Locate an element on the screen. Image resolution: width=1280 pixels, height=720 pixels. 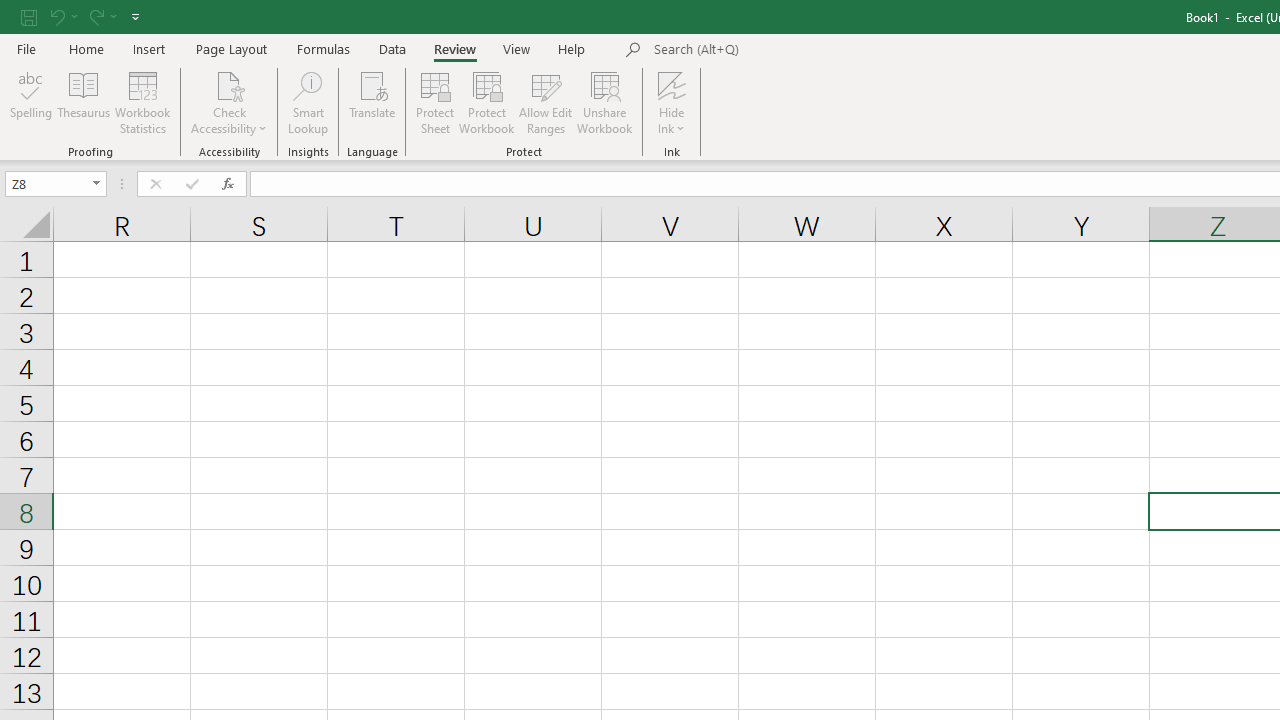
'Data' is located at coordinates (392, 48).